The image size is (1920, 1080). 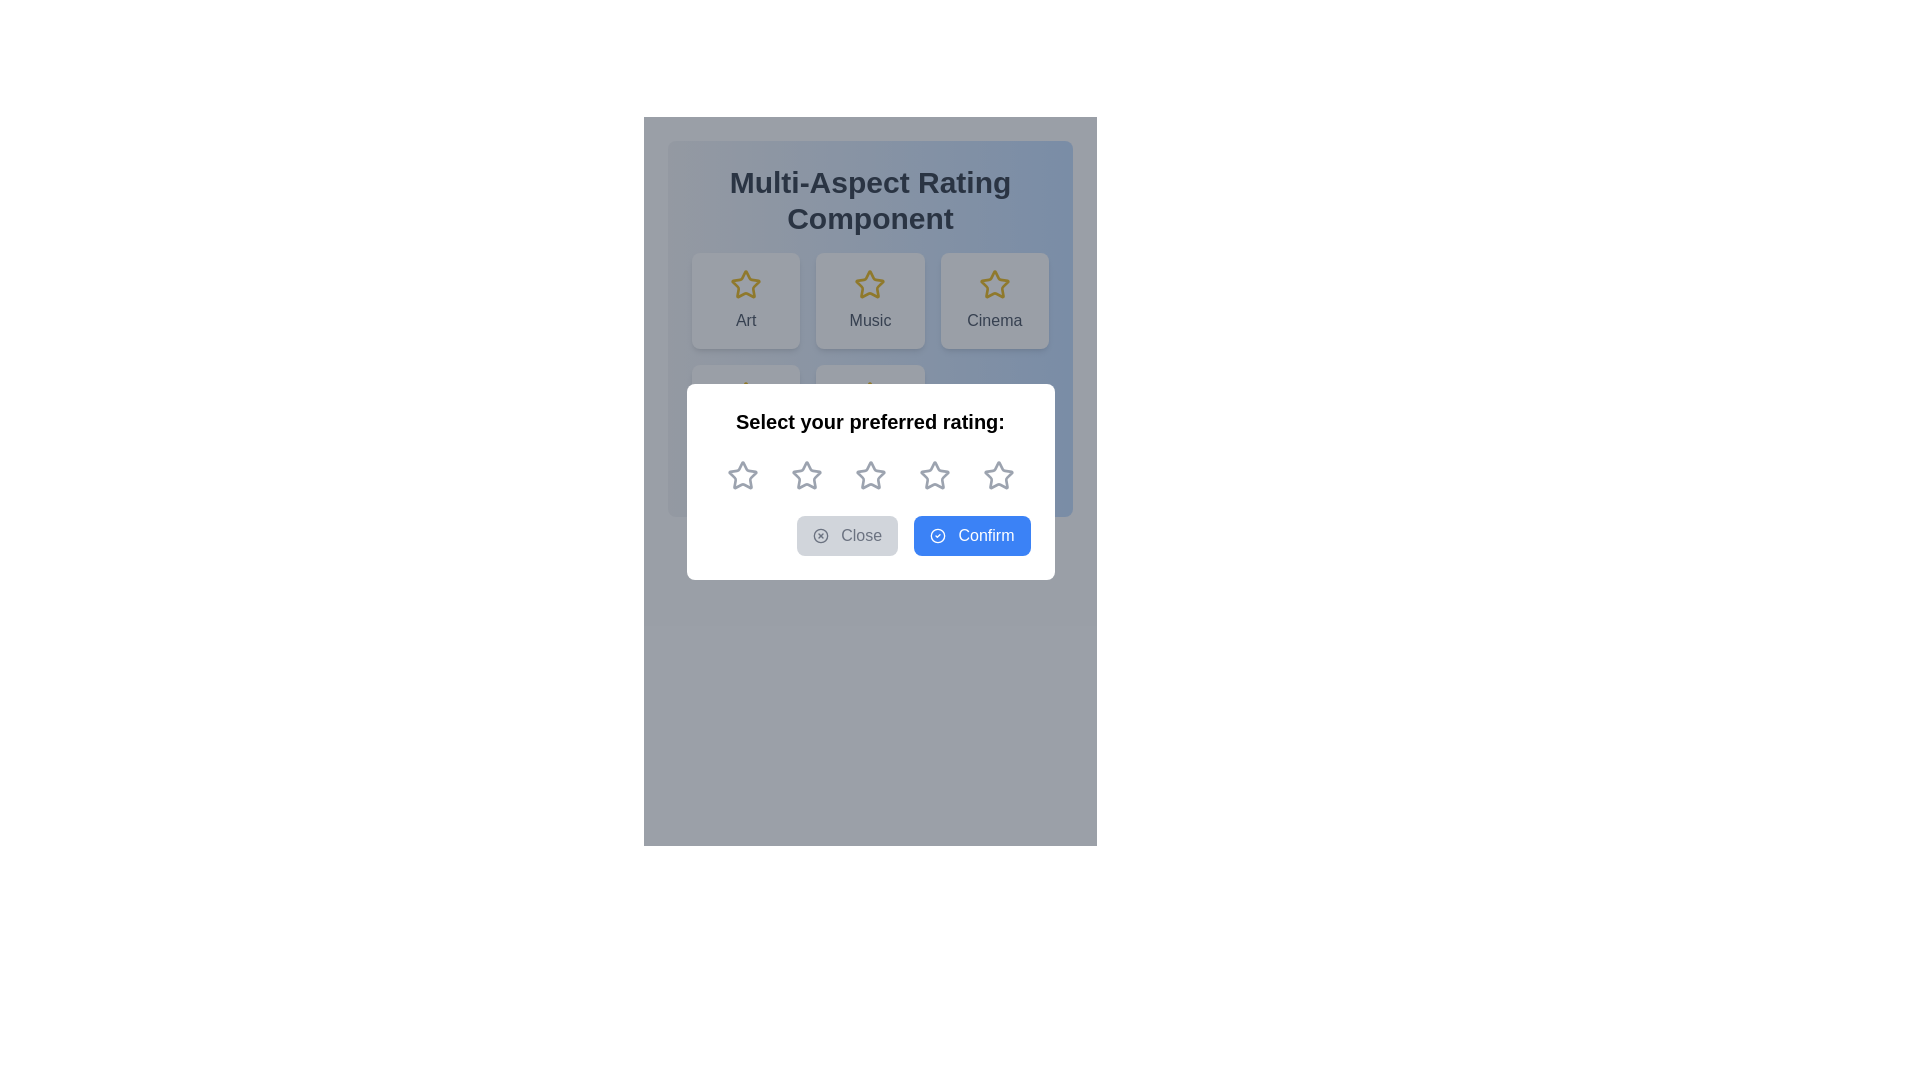 What do you see at coordinates (741, 474) in the screenshot?
I see `the first rating star, which is the leftmost star in a sequence of five stars under the heading 'Select your preferred rating:'` at bounding box center [741, 474].